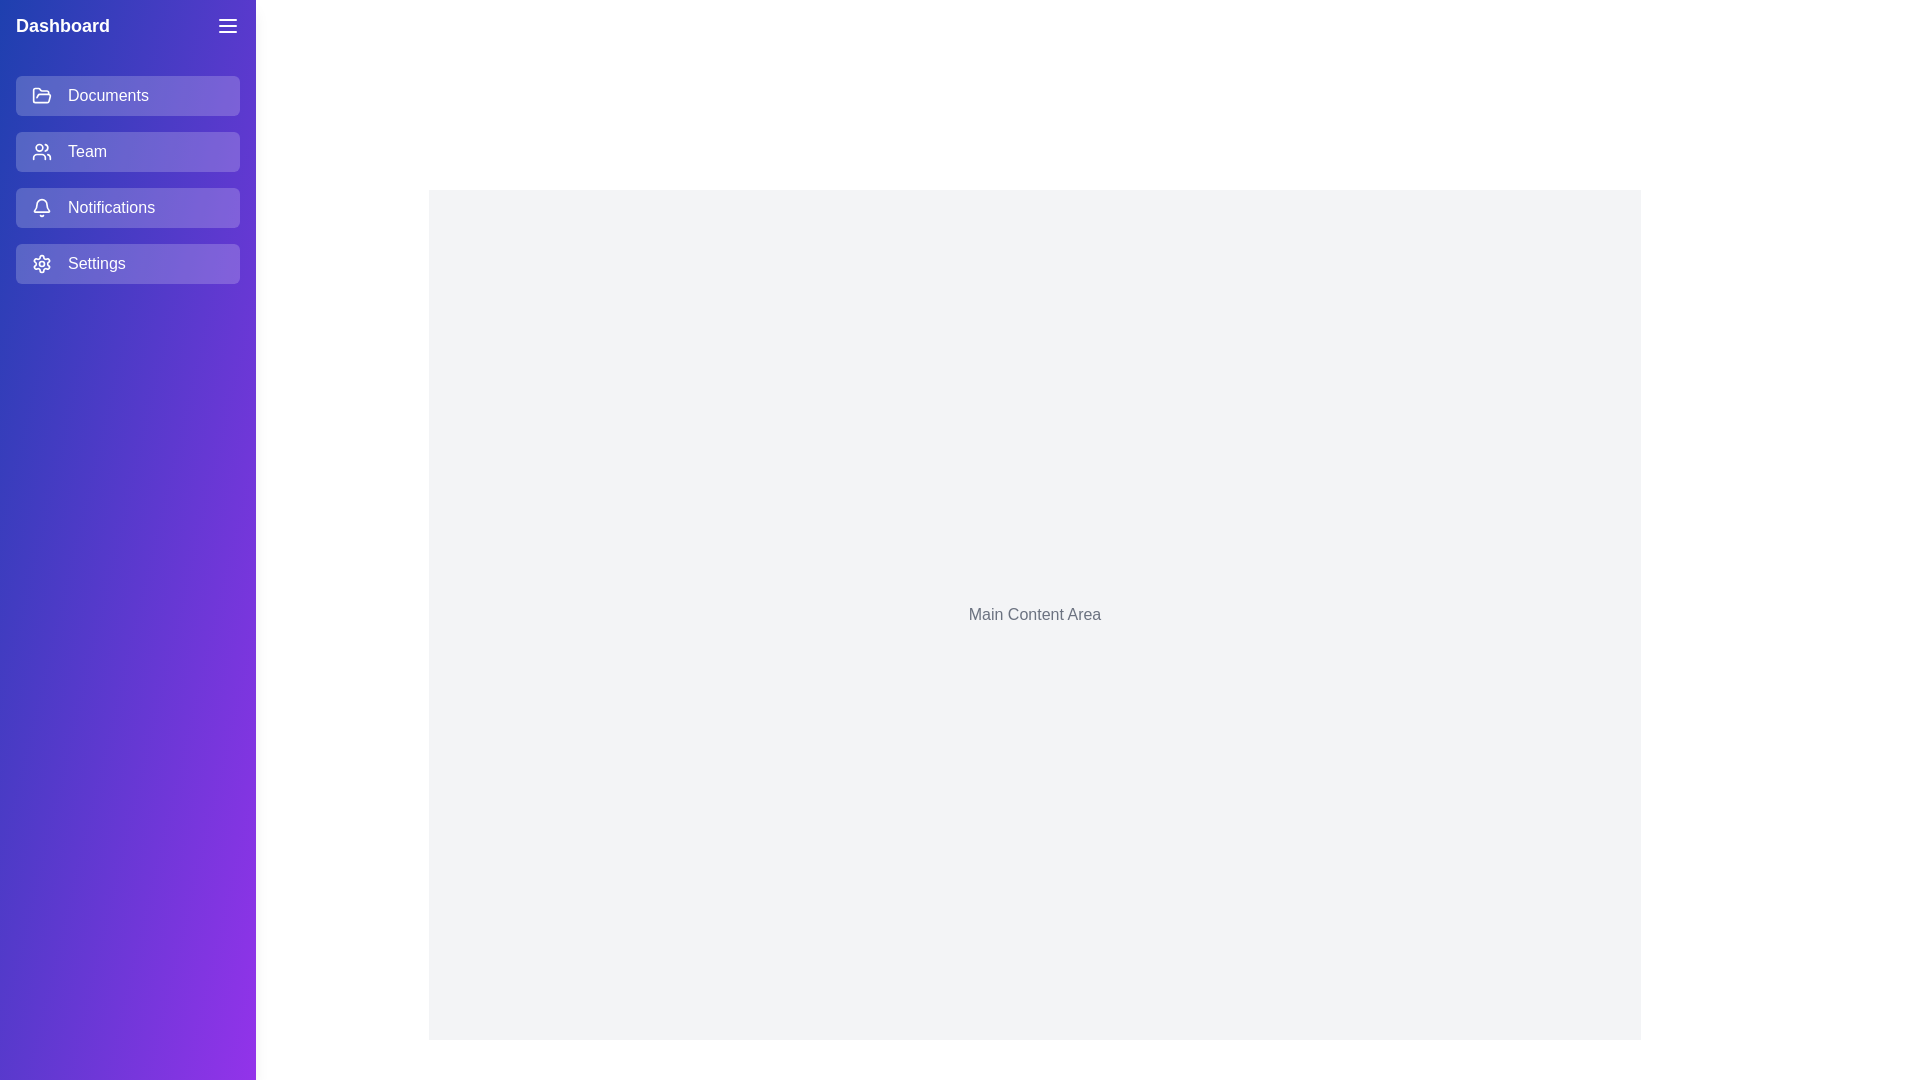 This screenshot has width=1920, height=1080. What do you see at coordinates (127, 208) in the screenshot?
I see `the menu item Notifications from the list` at bounding box center [127, 208].